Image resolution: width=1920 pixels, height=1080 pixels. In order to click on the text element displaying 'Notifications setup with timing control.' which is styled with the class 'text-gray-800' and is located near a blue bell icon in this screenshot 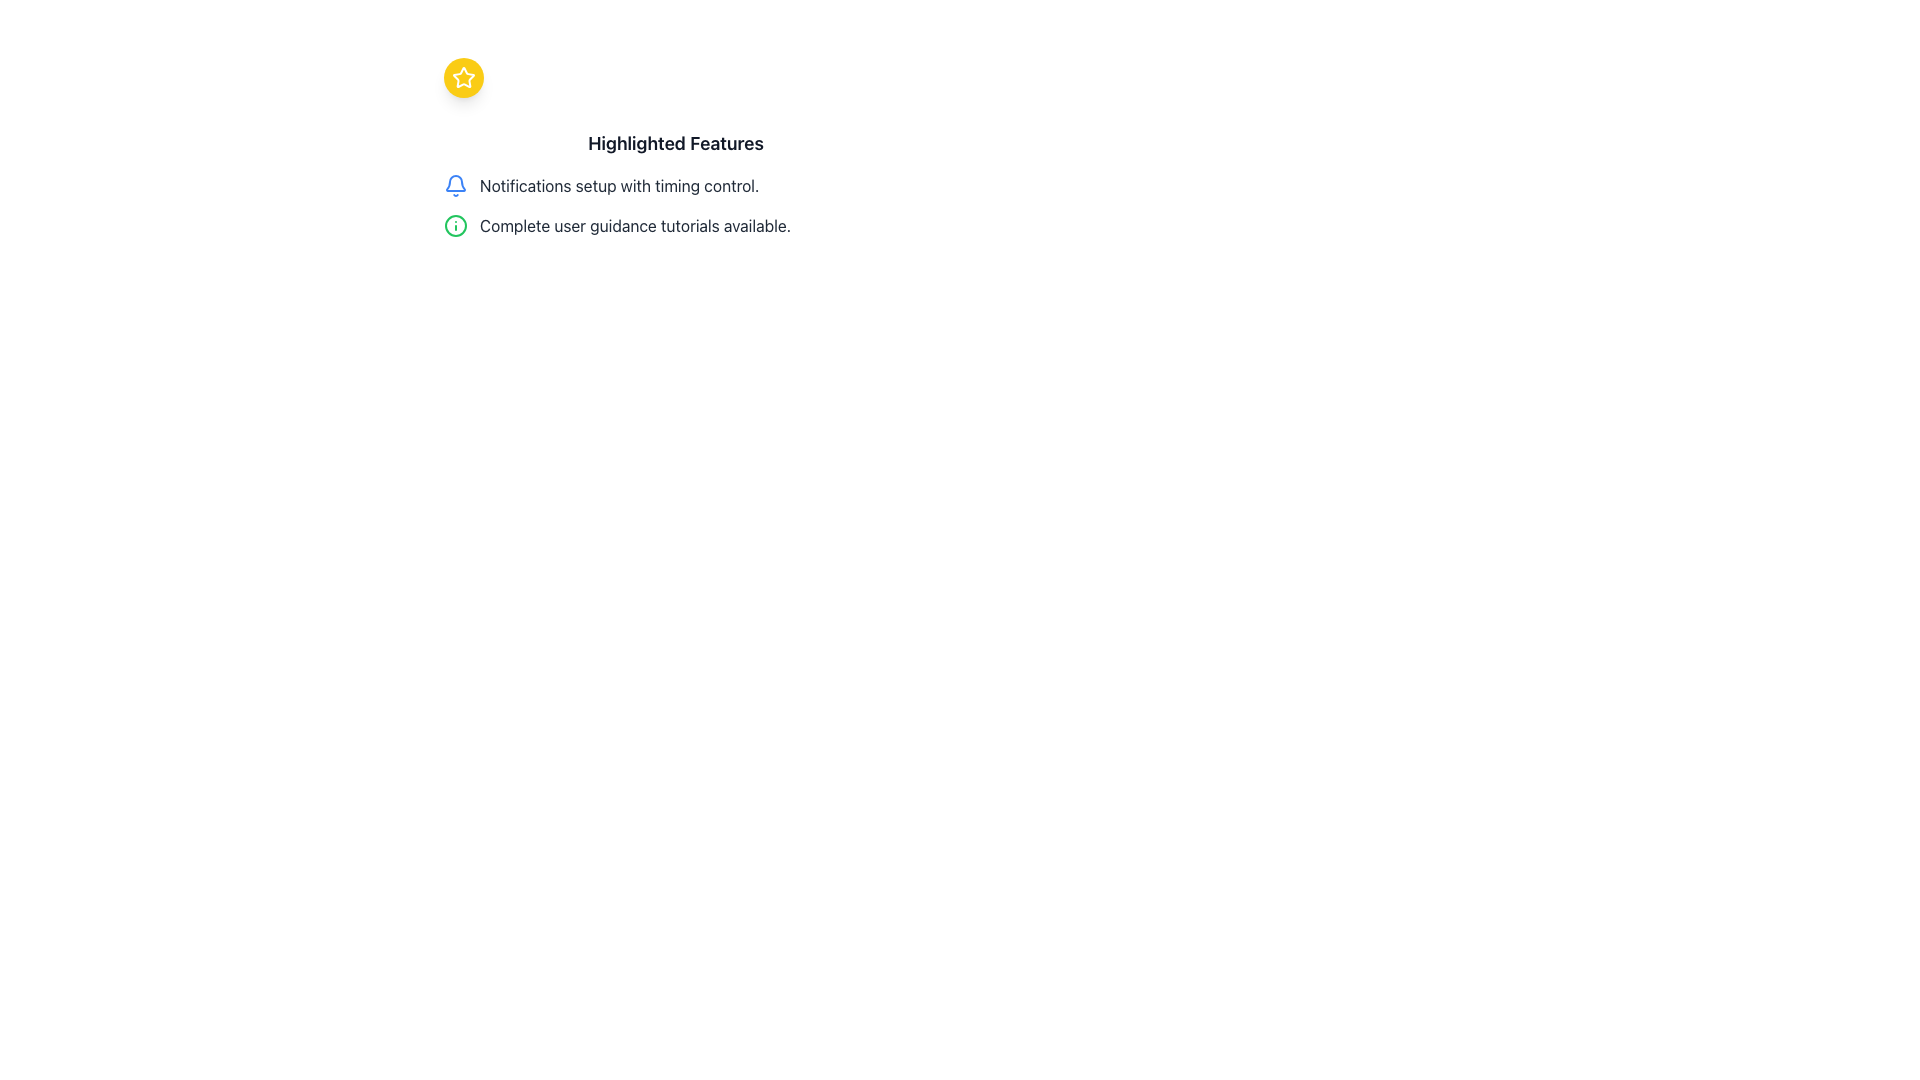, I will do `click(618, 185)`.